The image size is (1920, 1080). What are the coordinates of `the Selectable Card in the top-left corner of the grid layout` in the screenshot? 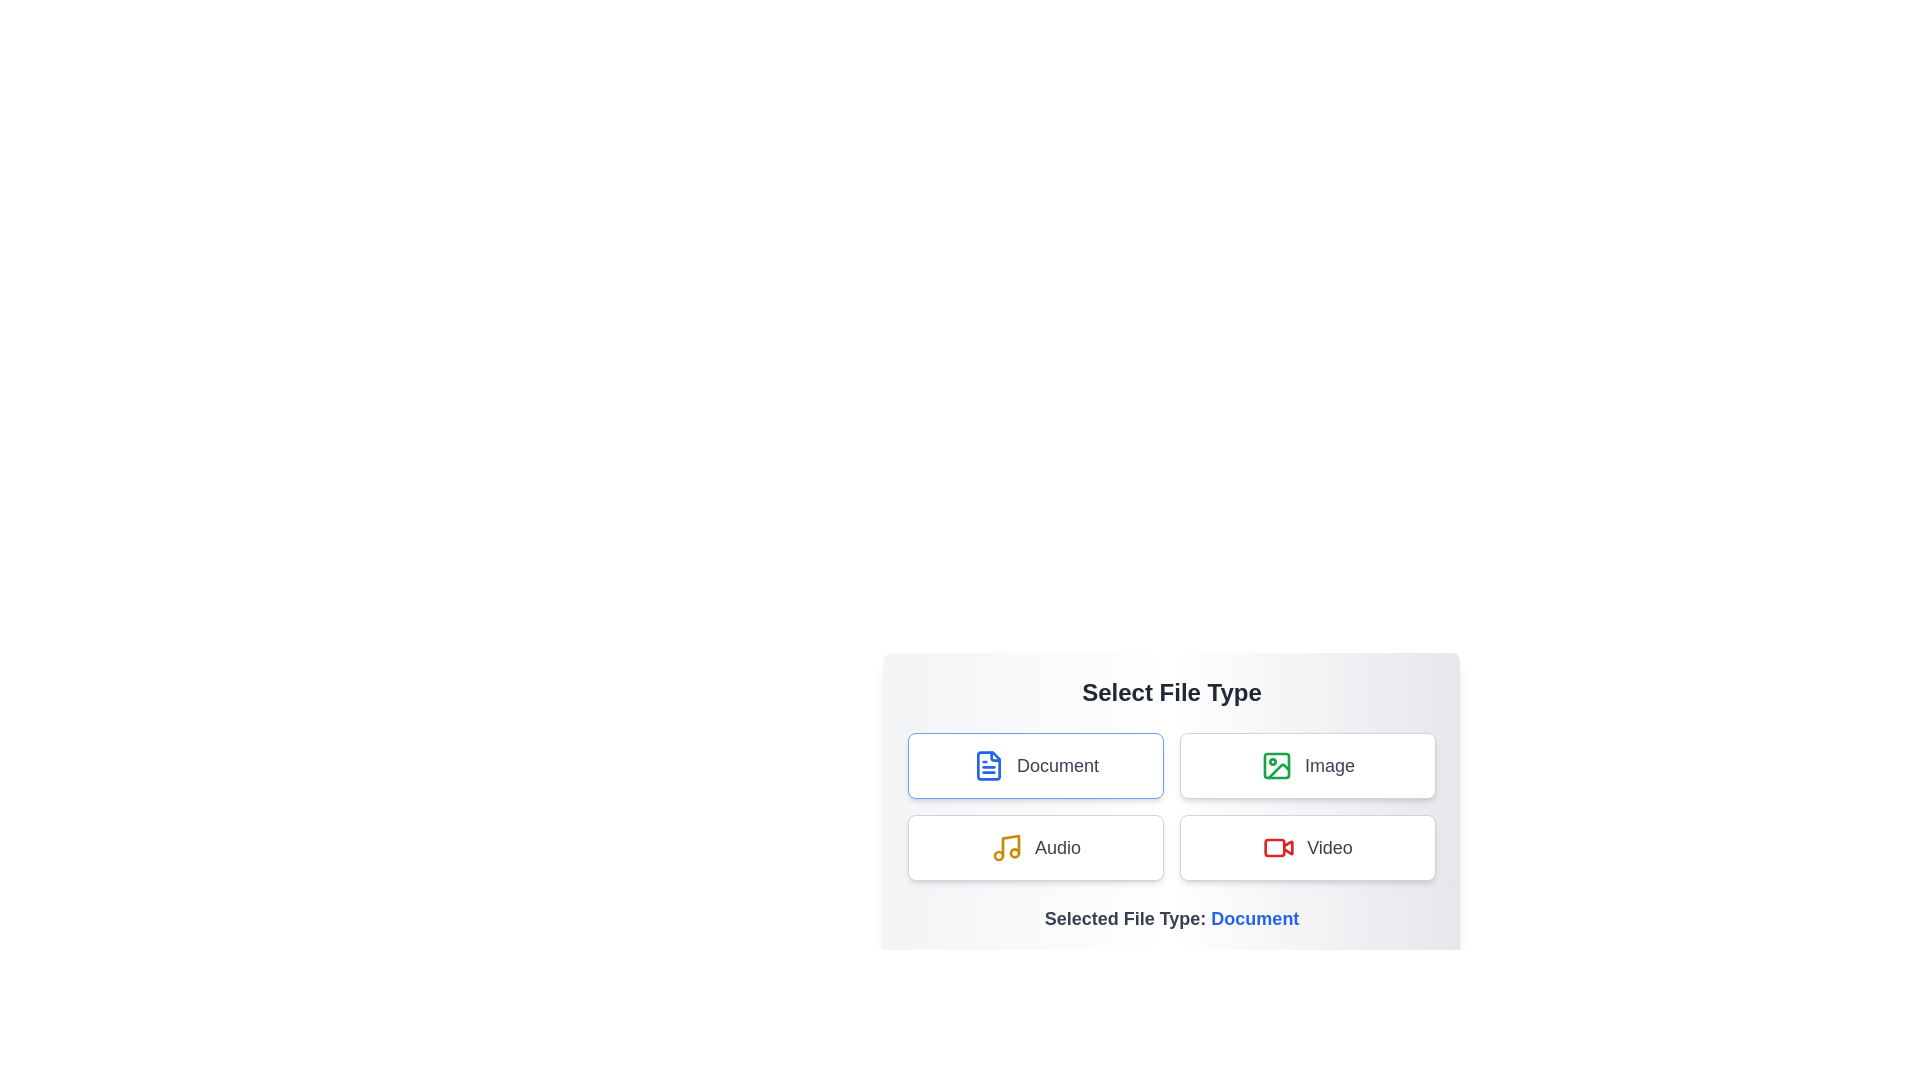 It's located at (1036, 765).